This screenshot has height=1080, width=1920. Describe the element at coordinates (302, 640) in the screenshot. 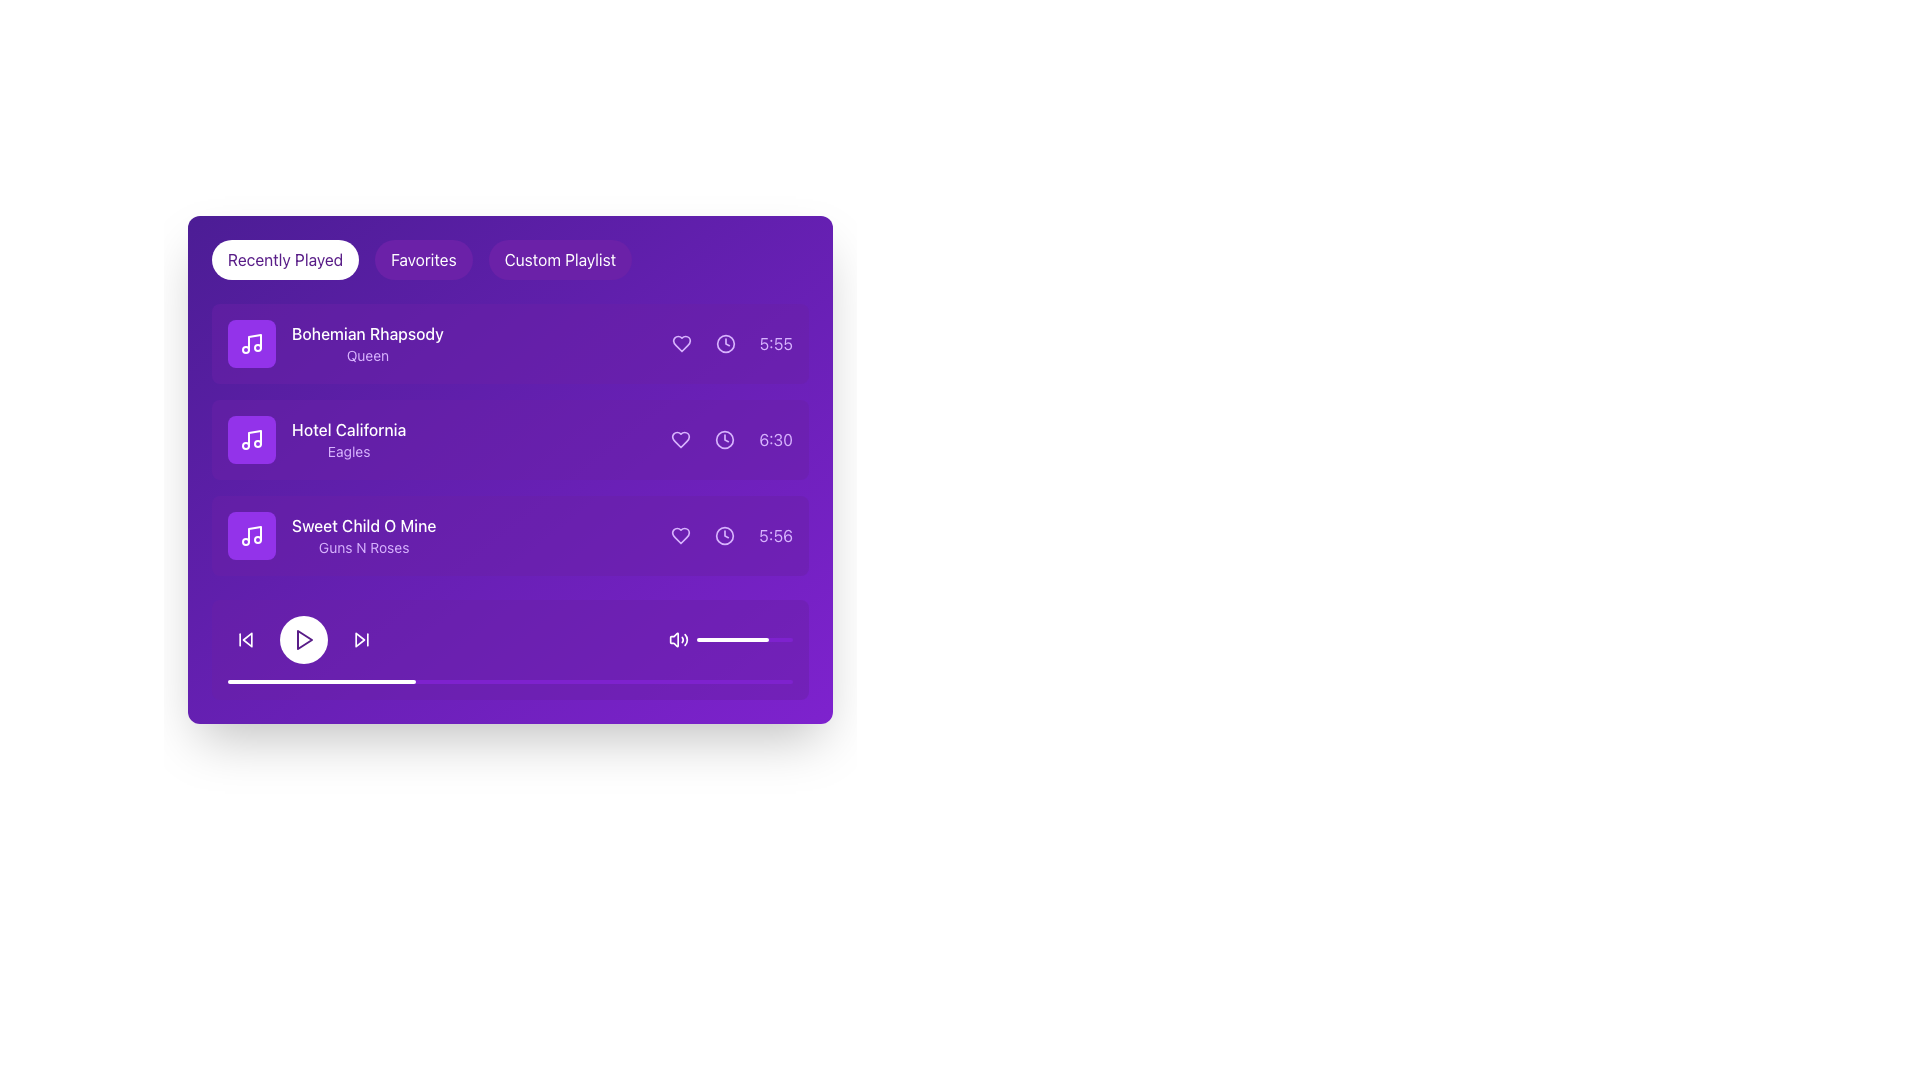

I see `the purple triangular Play button in the media control panel to observe hover effects` at that location.